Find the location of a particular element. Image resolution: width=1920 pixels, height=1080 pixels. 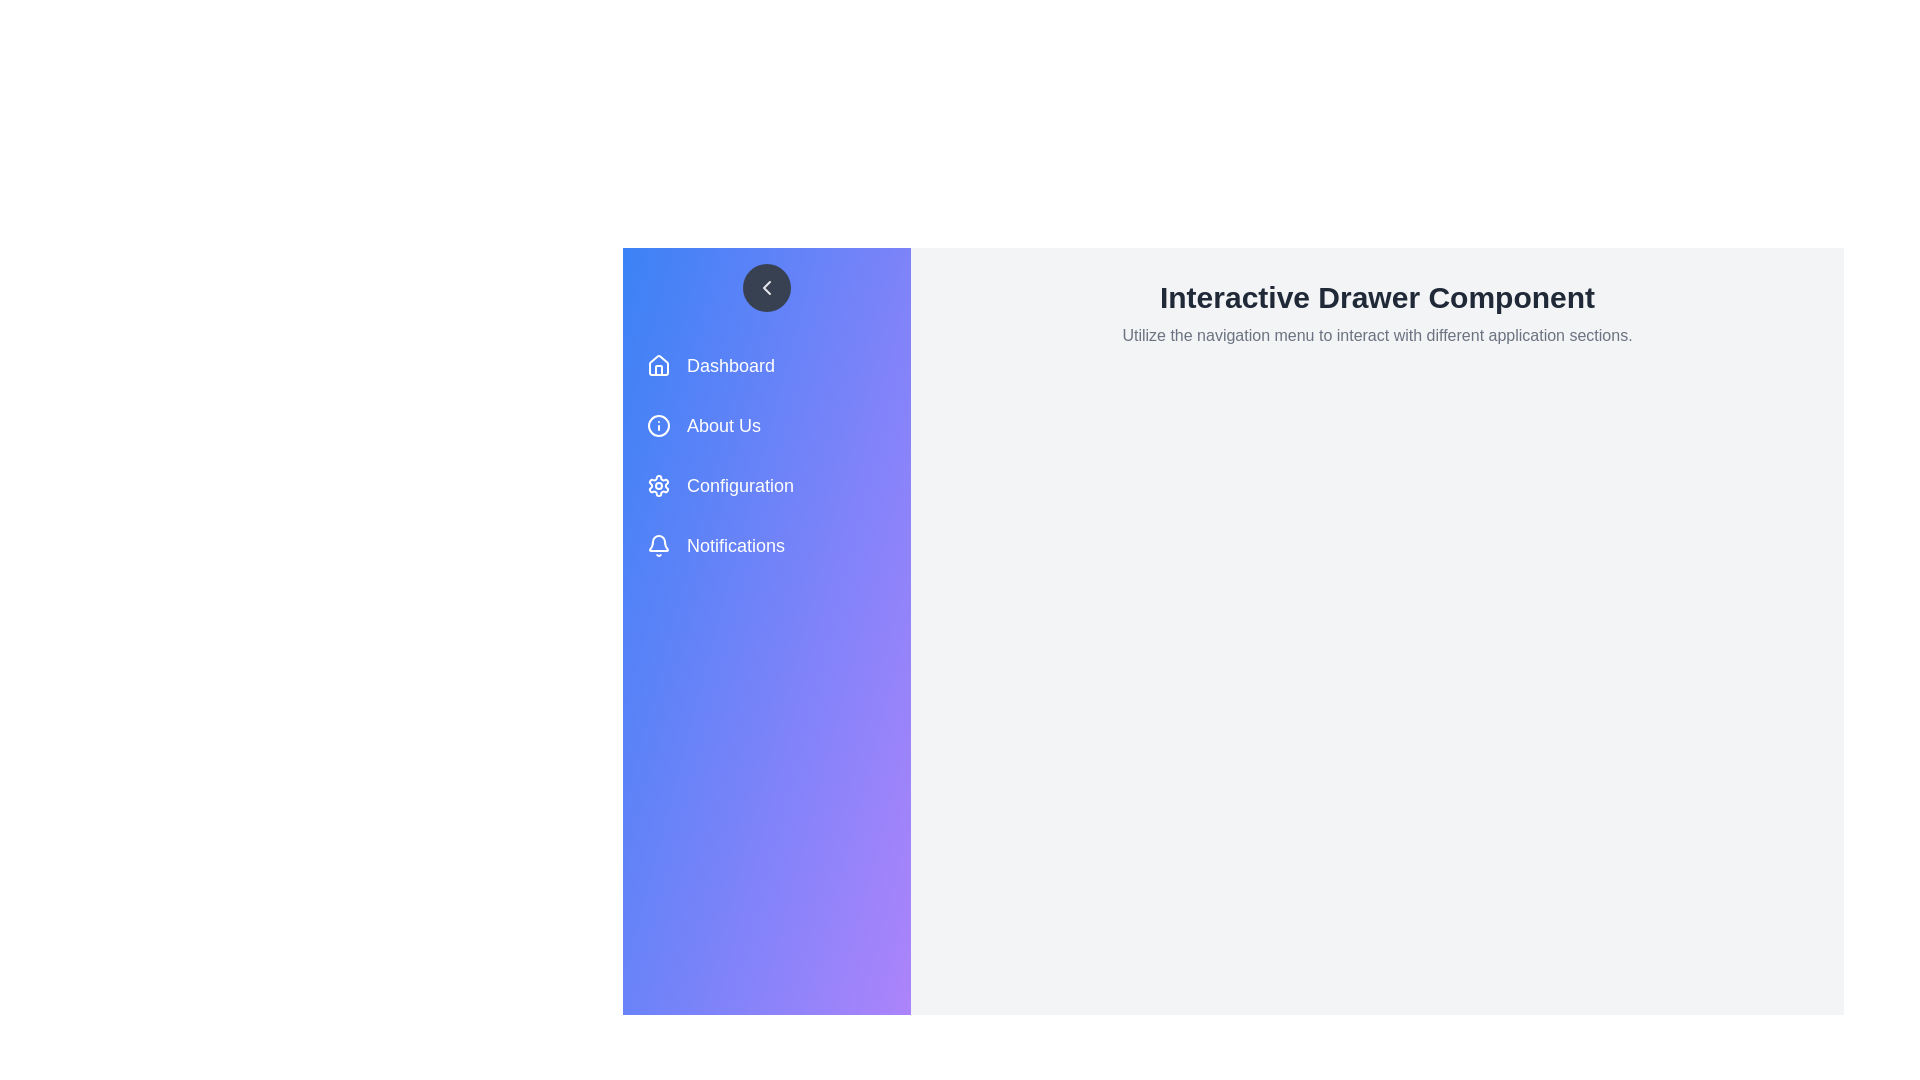

the 'Notifications' menu item with the bell icon located in the navigation menu is located at coordinates (773, 546).